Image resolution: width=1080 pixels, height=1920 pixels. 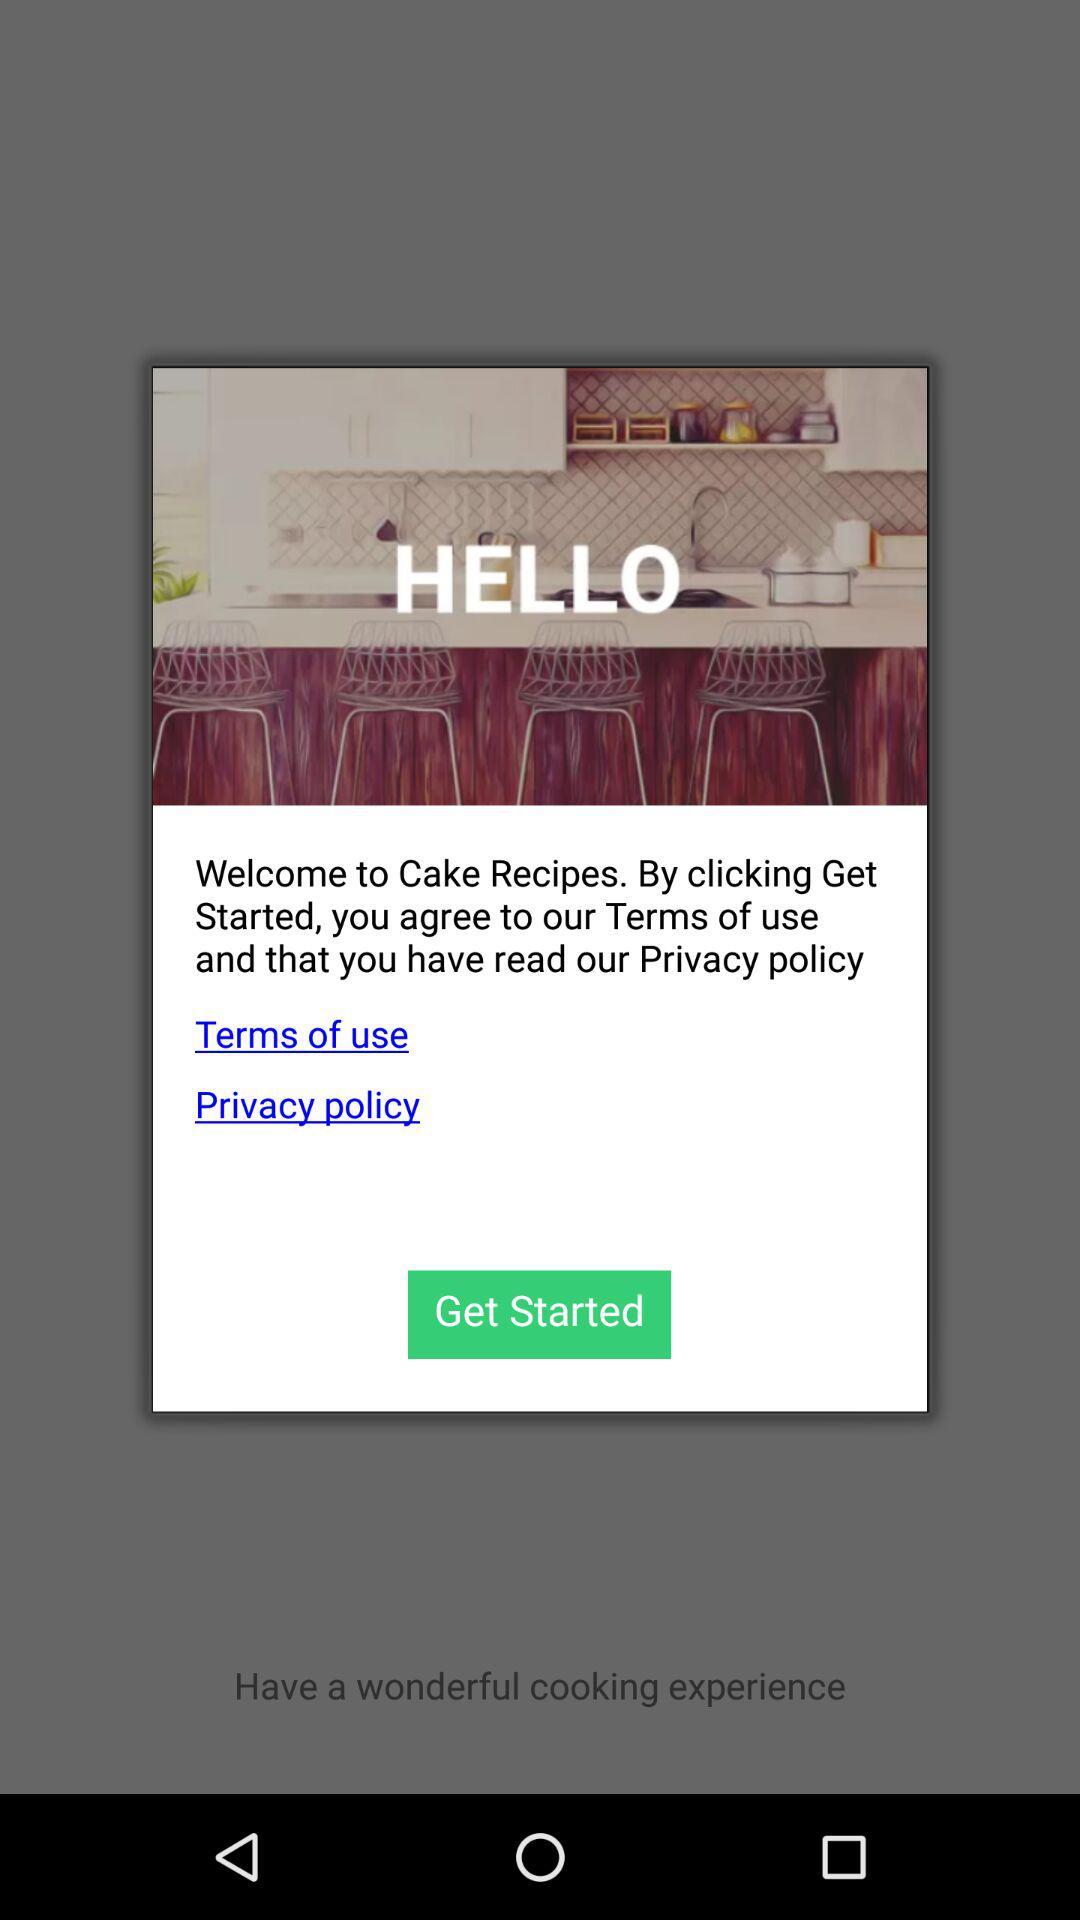 What do you see at coordinates (538, 1314) in the screenshot?
I see `get started` at bounding box center [538, 1314].